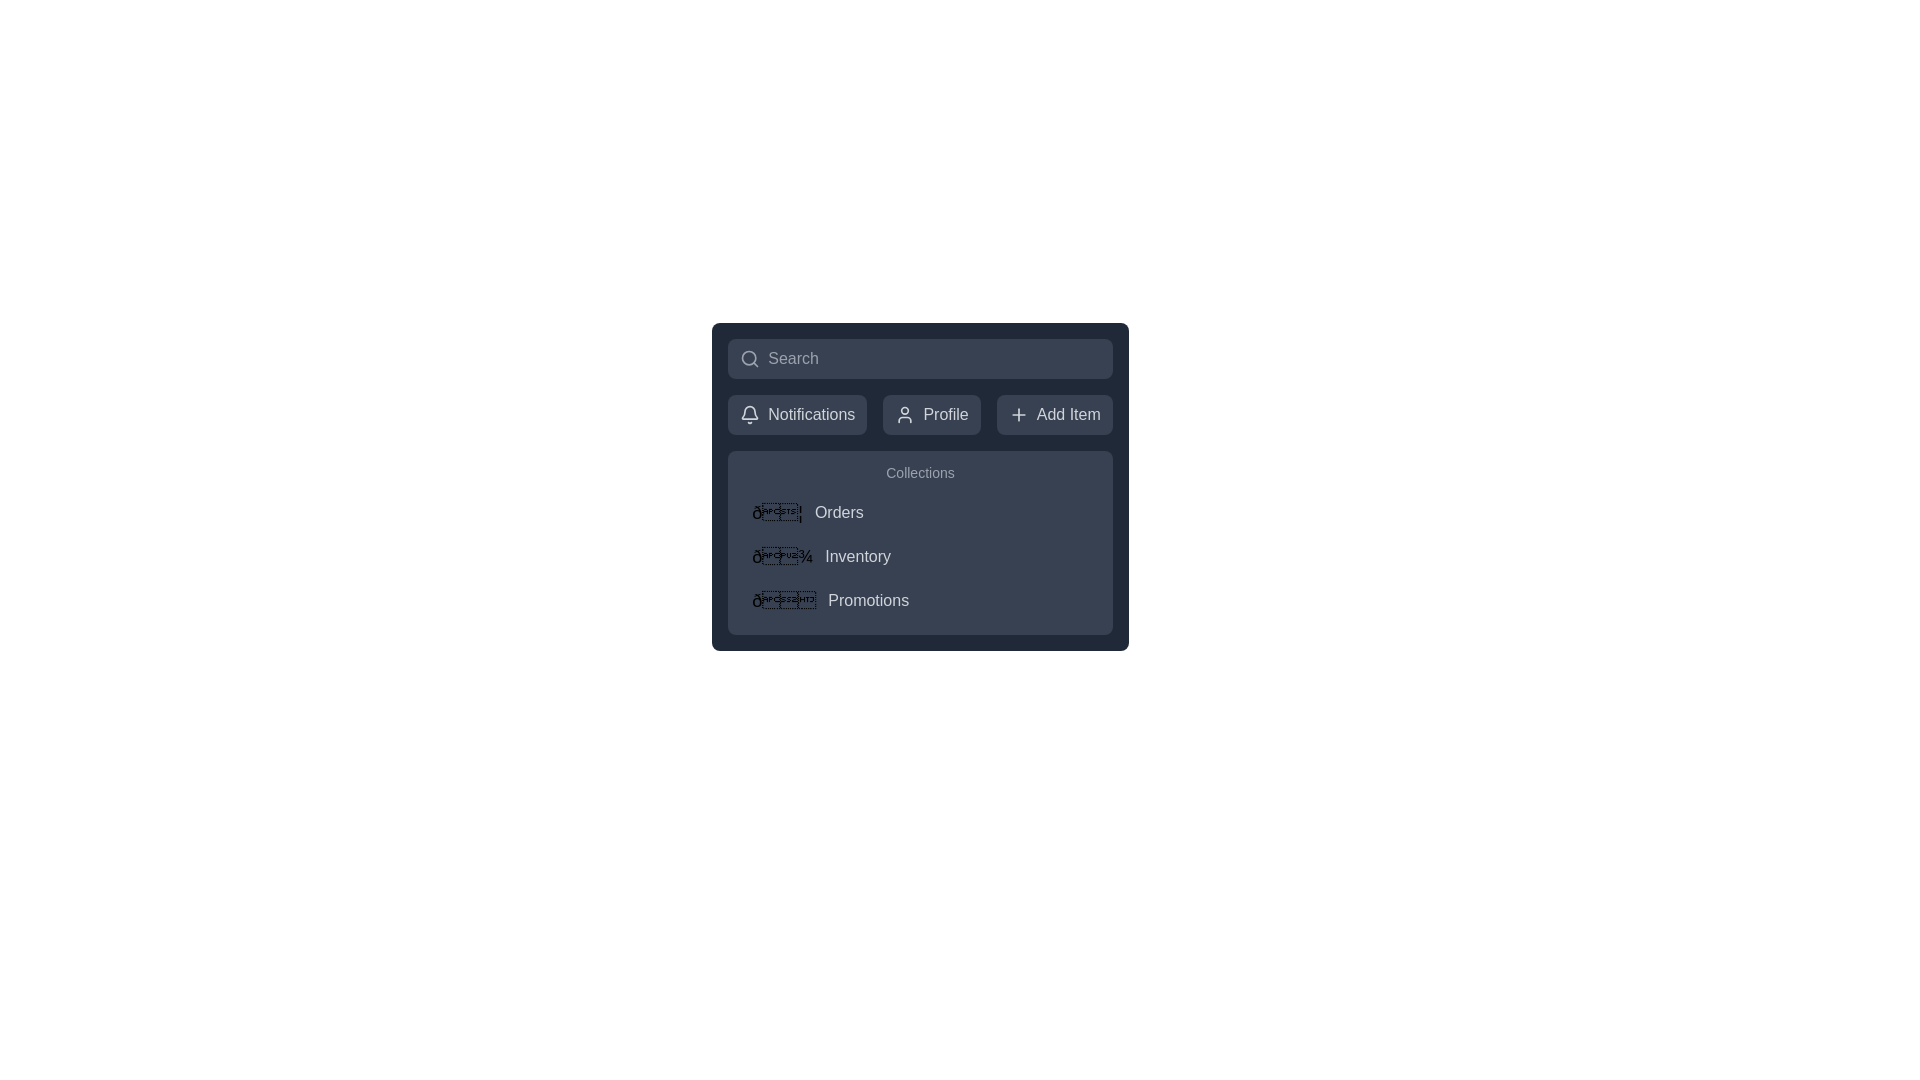 The image size is (1920, 1080). Describe the element at coordinates (749, 411) in the screenshot. I see `the decorative bell icon representing notifications, located in the top-left corner of the interface within the navigation menu` at that location.